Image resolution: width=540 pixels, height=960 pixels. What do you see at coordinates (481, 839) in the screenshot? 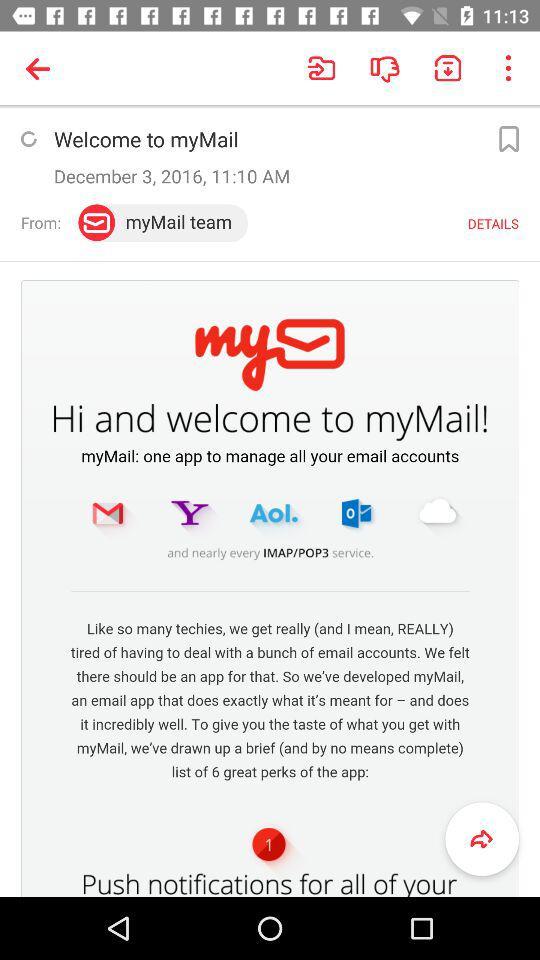
I see `forward mail` at bounding box center [481, 839].